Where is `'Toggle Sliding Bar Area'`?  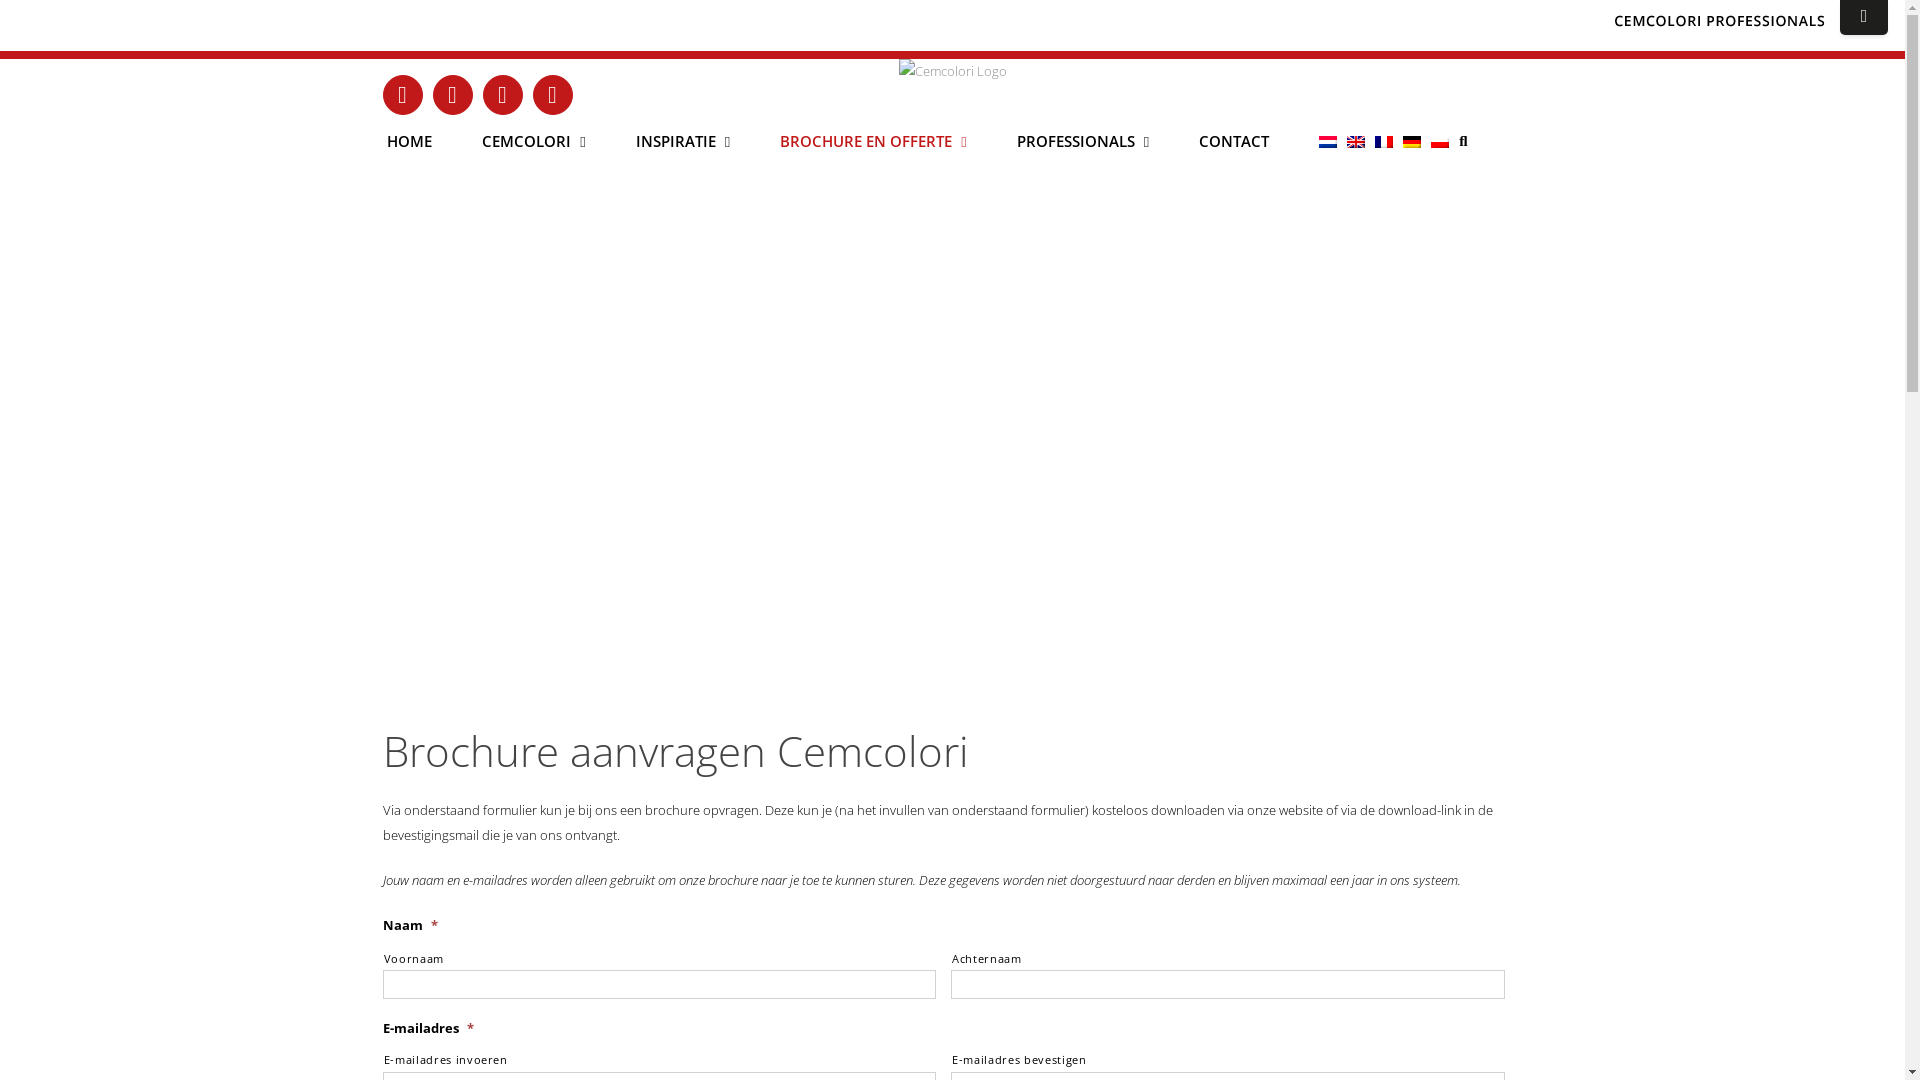
'Toggle Sliding Bar Area' is located at coordinates (1862, 17).